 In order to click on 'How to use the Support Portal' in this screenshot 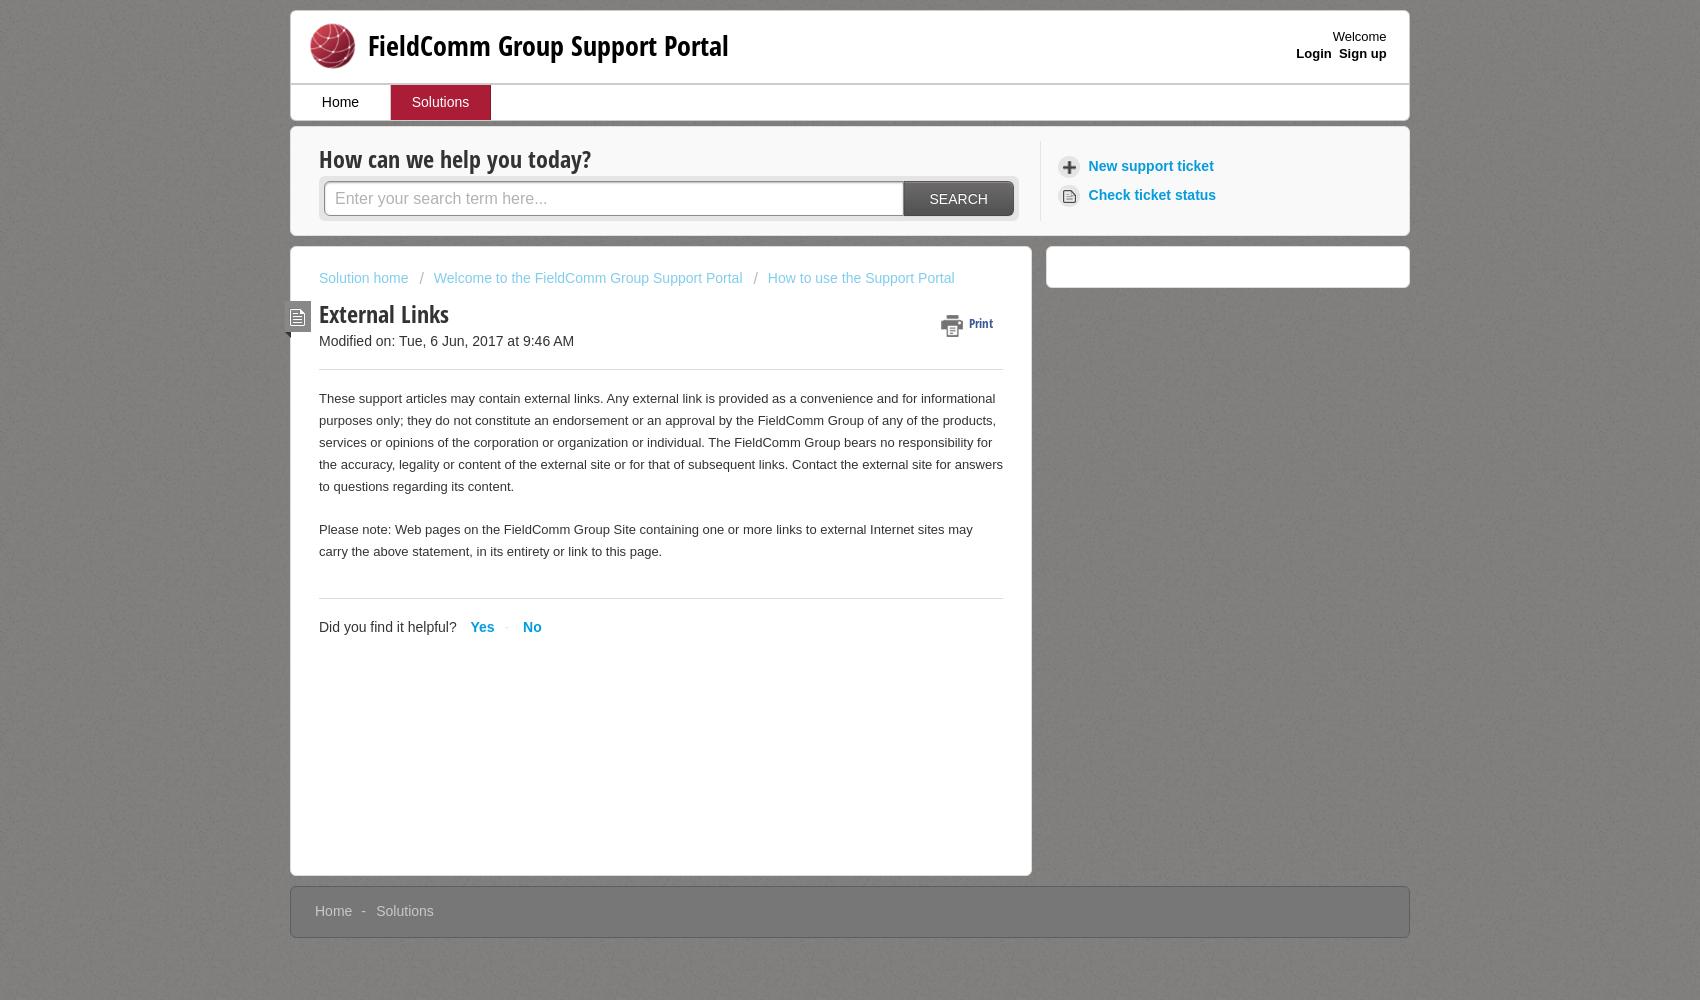, I will do `click(860, 278)`.